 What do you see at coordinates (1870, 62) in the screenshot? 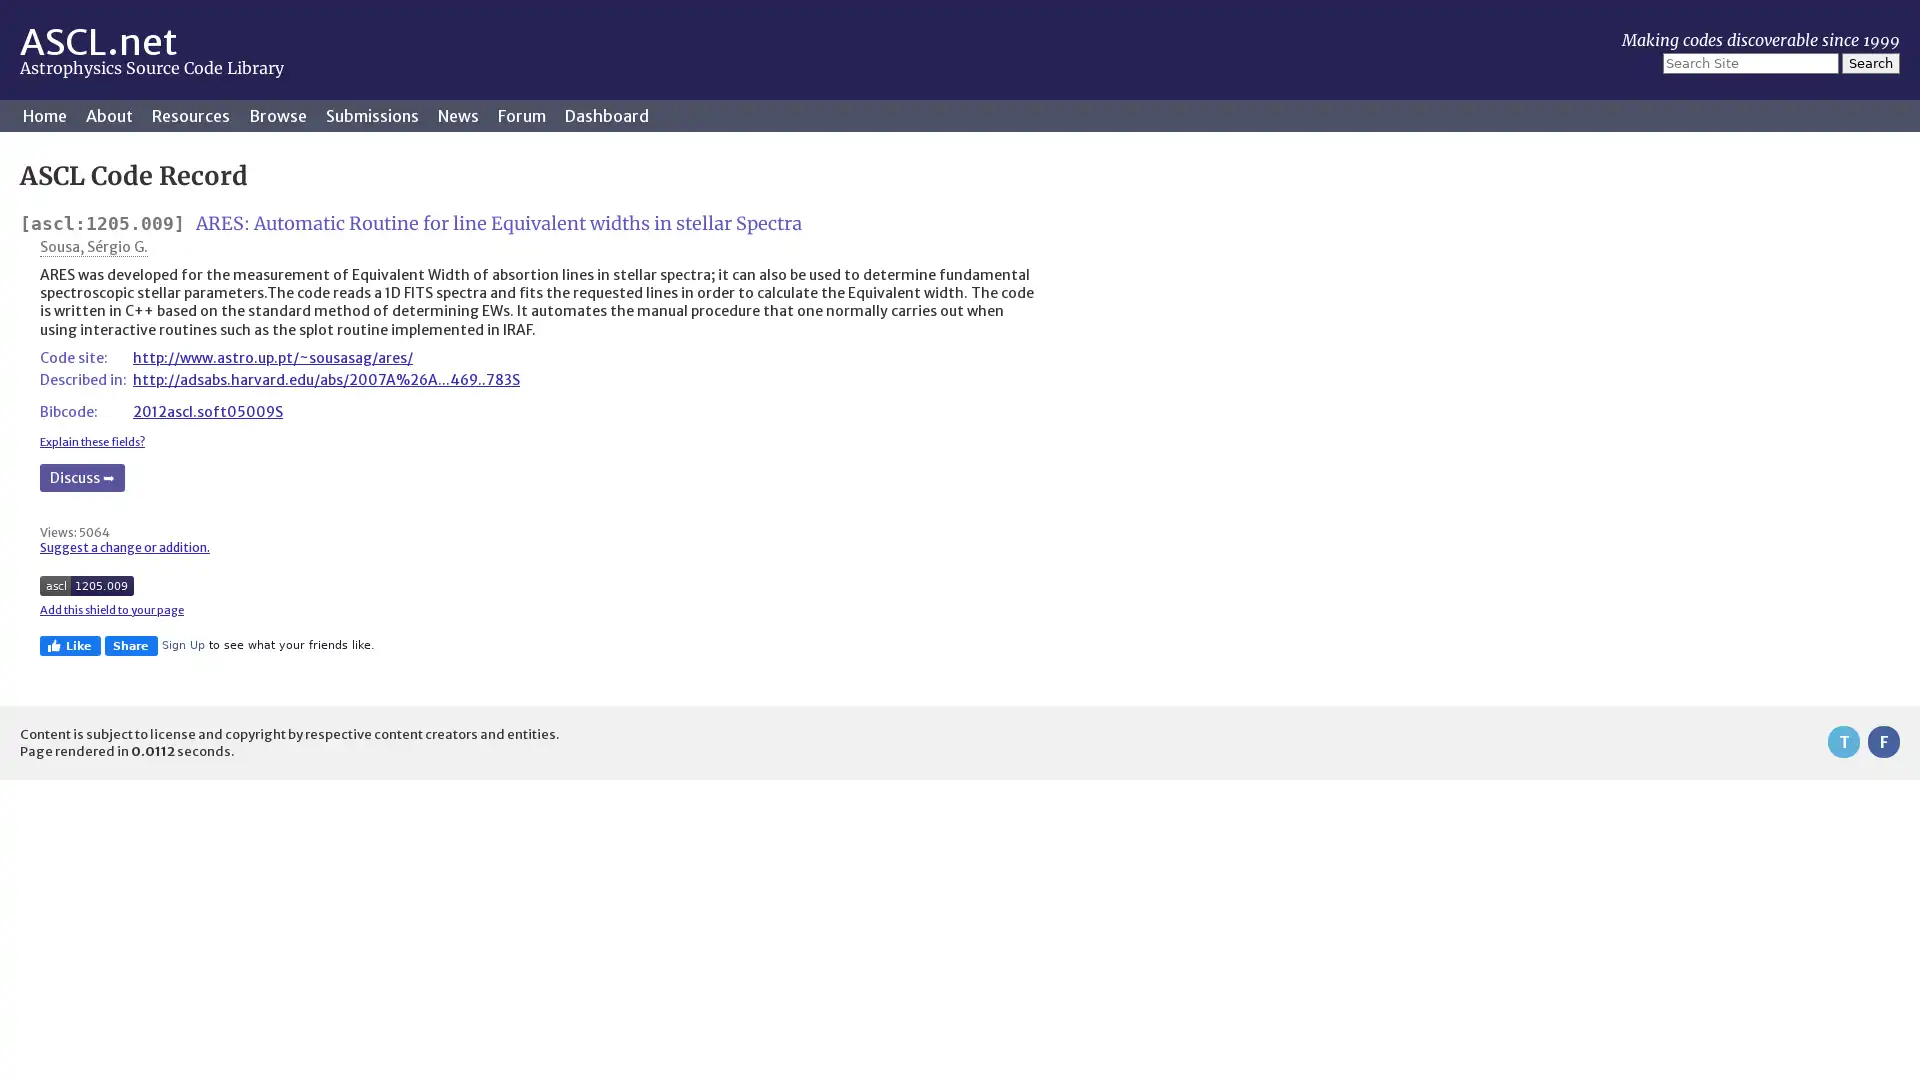
I see `Search` at bounding box center [1870, 62].